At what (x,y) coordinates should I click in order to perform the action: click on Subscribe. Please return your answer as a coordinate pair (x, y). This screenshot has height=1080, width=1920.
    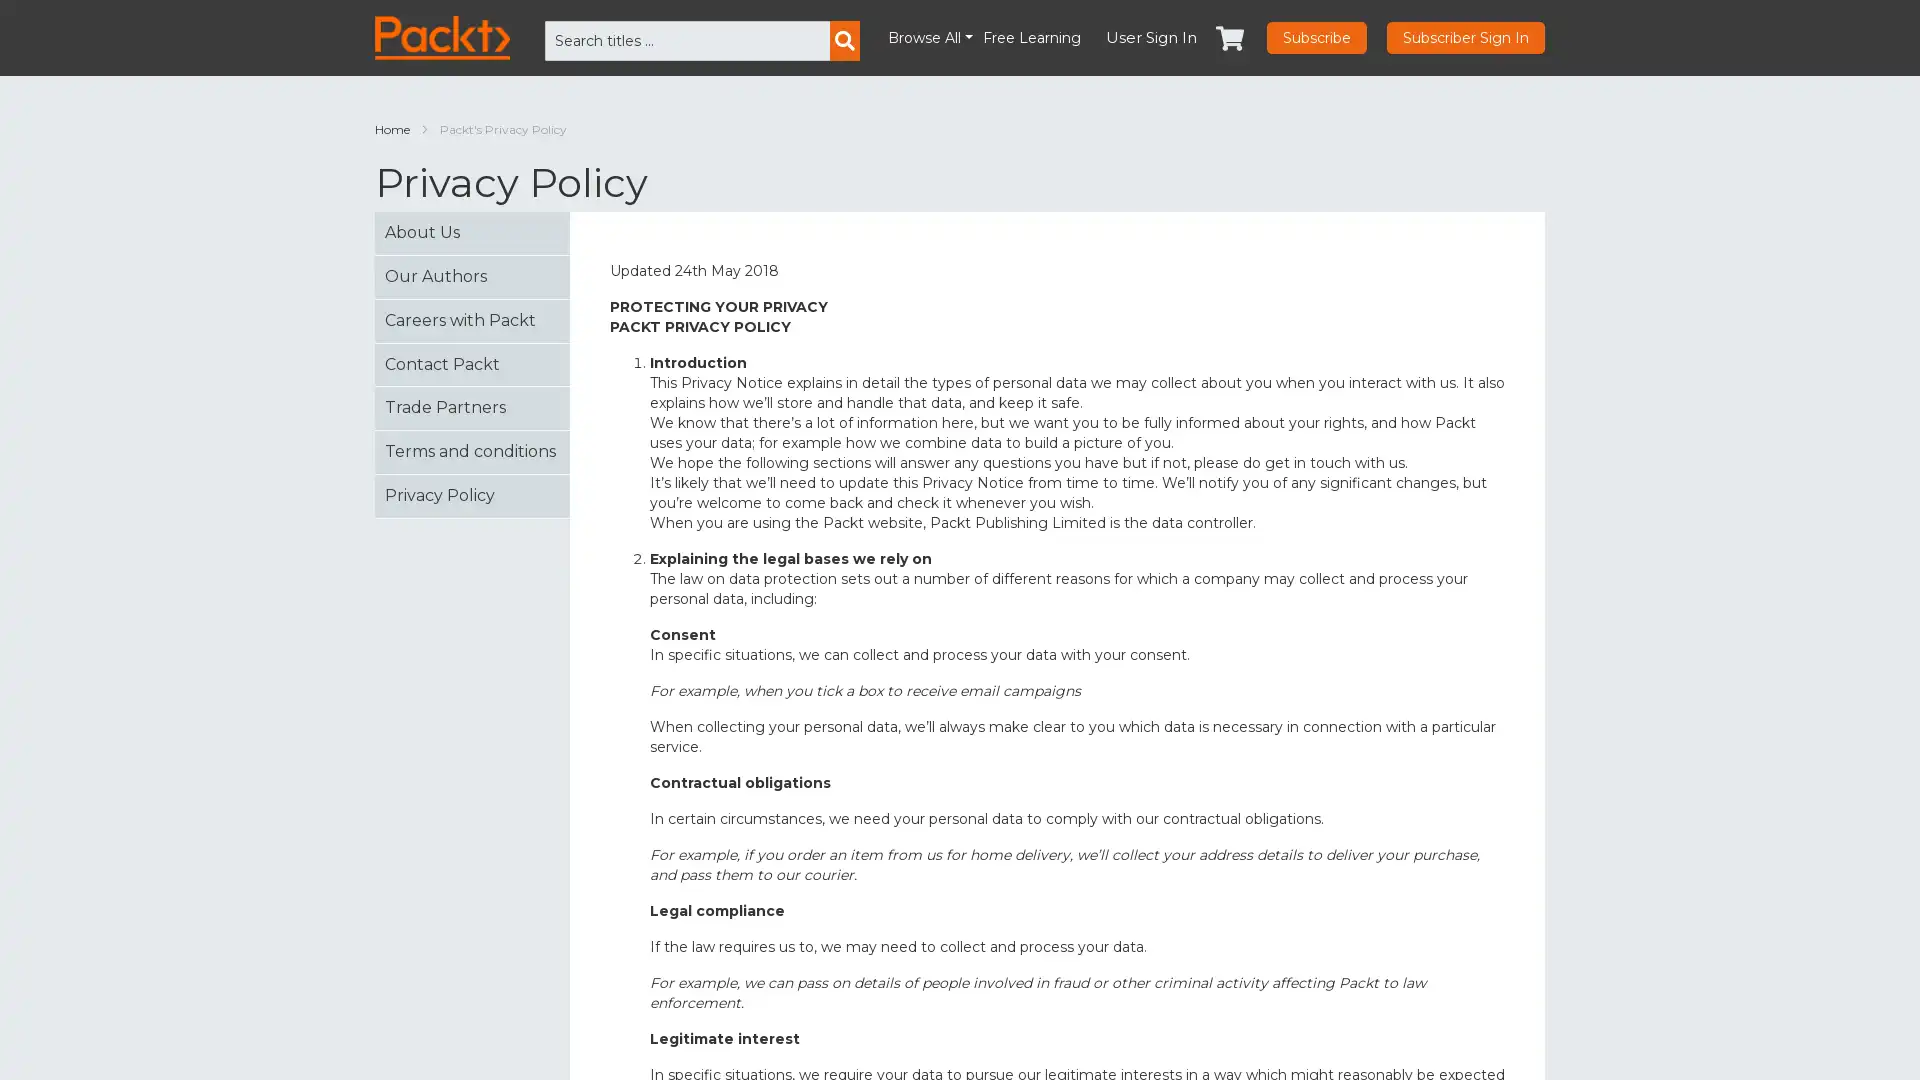
    Looking at the image, I should click on (1316, 38).